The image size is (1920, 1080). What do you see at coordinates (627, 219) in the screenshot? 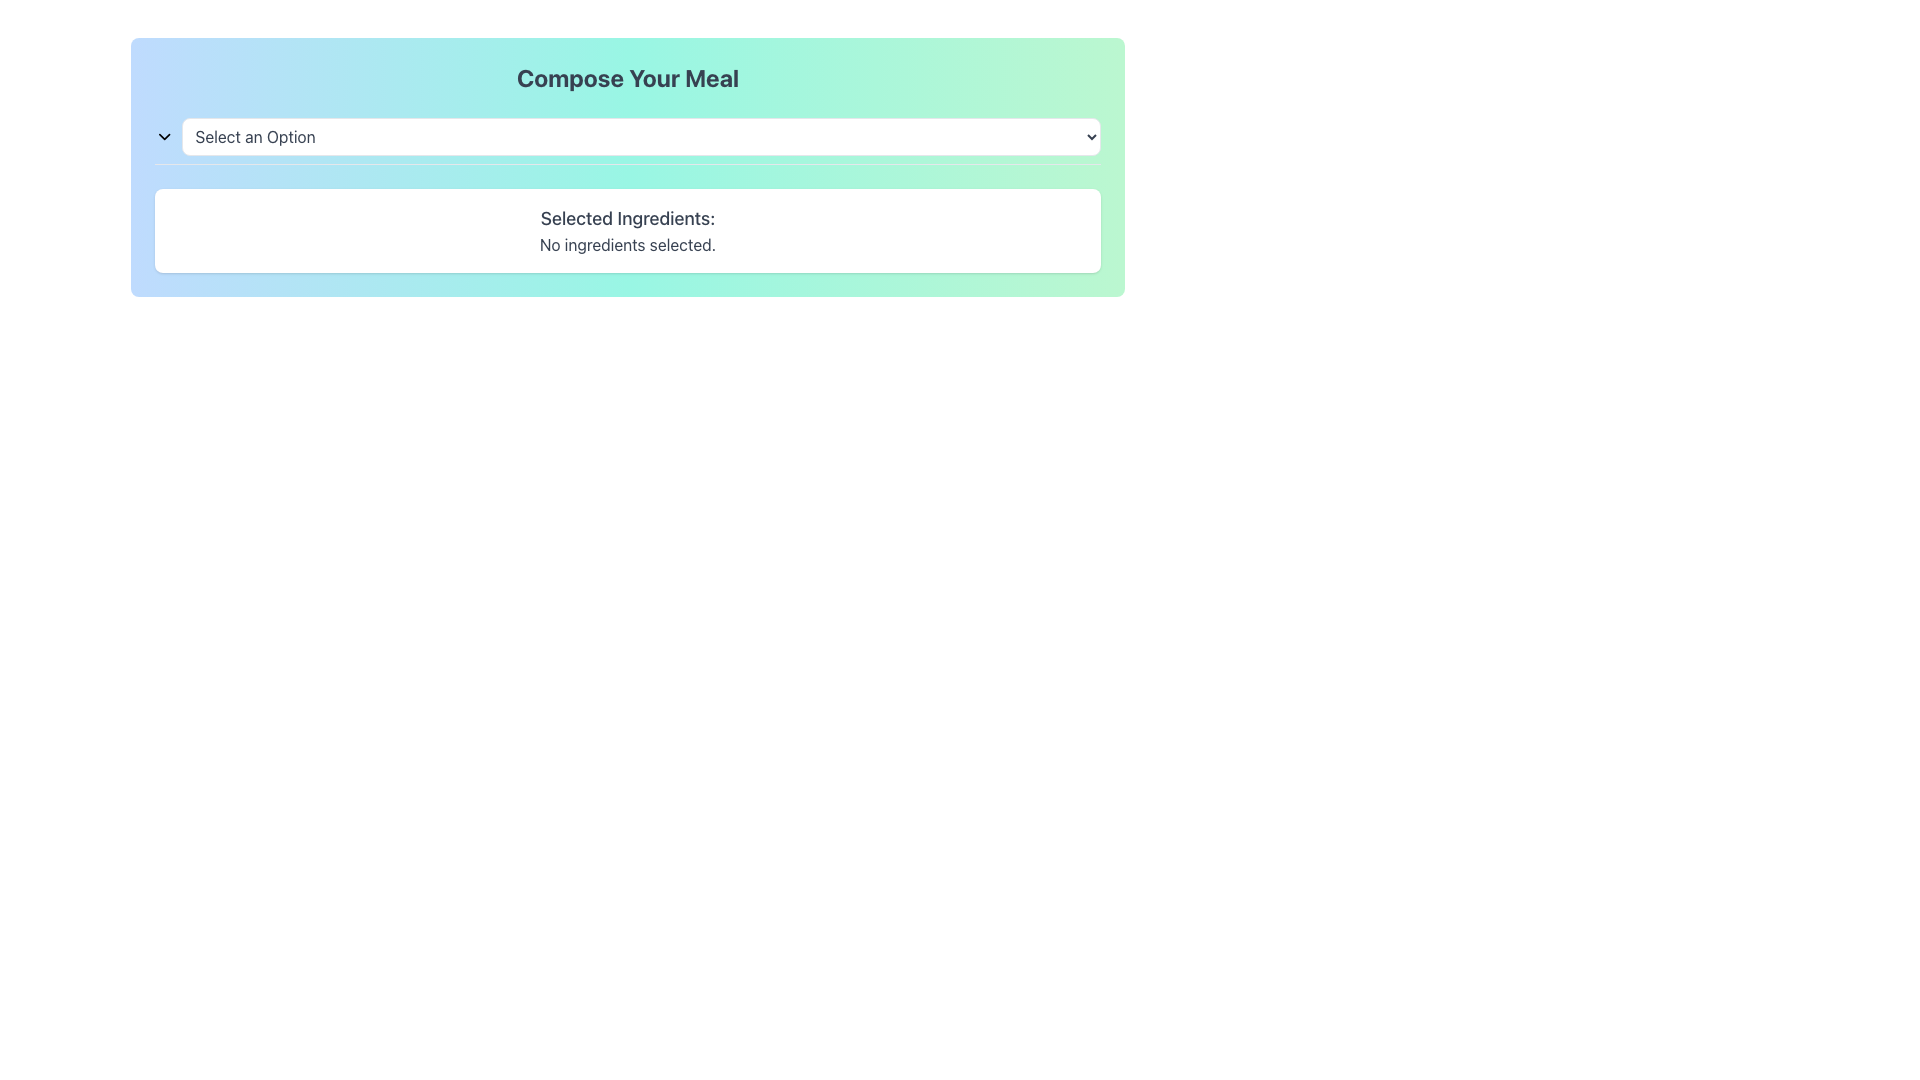
I see `text label stating 'Selected Ingredients:' which is a bold header positioned above the text 'No ingredients selected.'` at bounding box center [627, 219].